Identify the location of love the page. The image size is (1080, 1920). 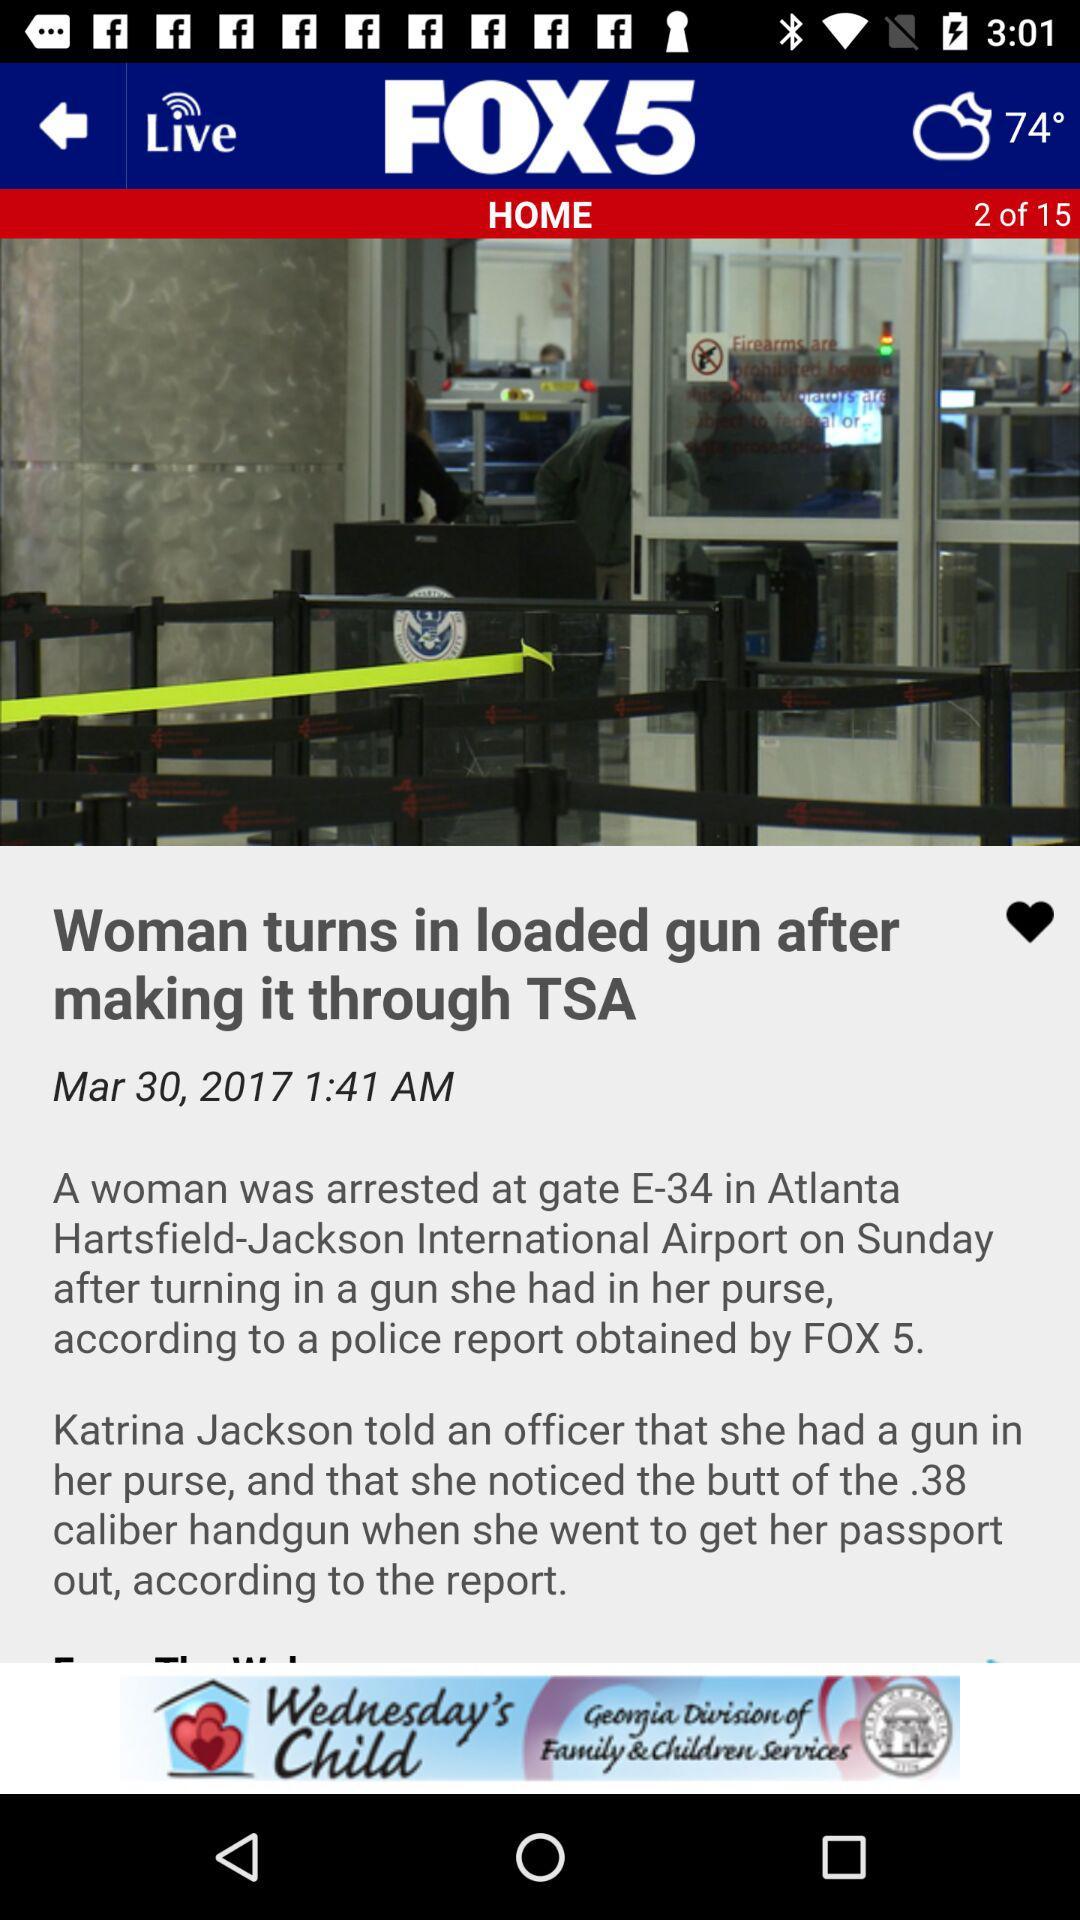
(1017, 921).